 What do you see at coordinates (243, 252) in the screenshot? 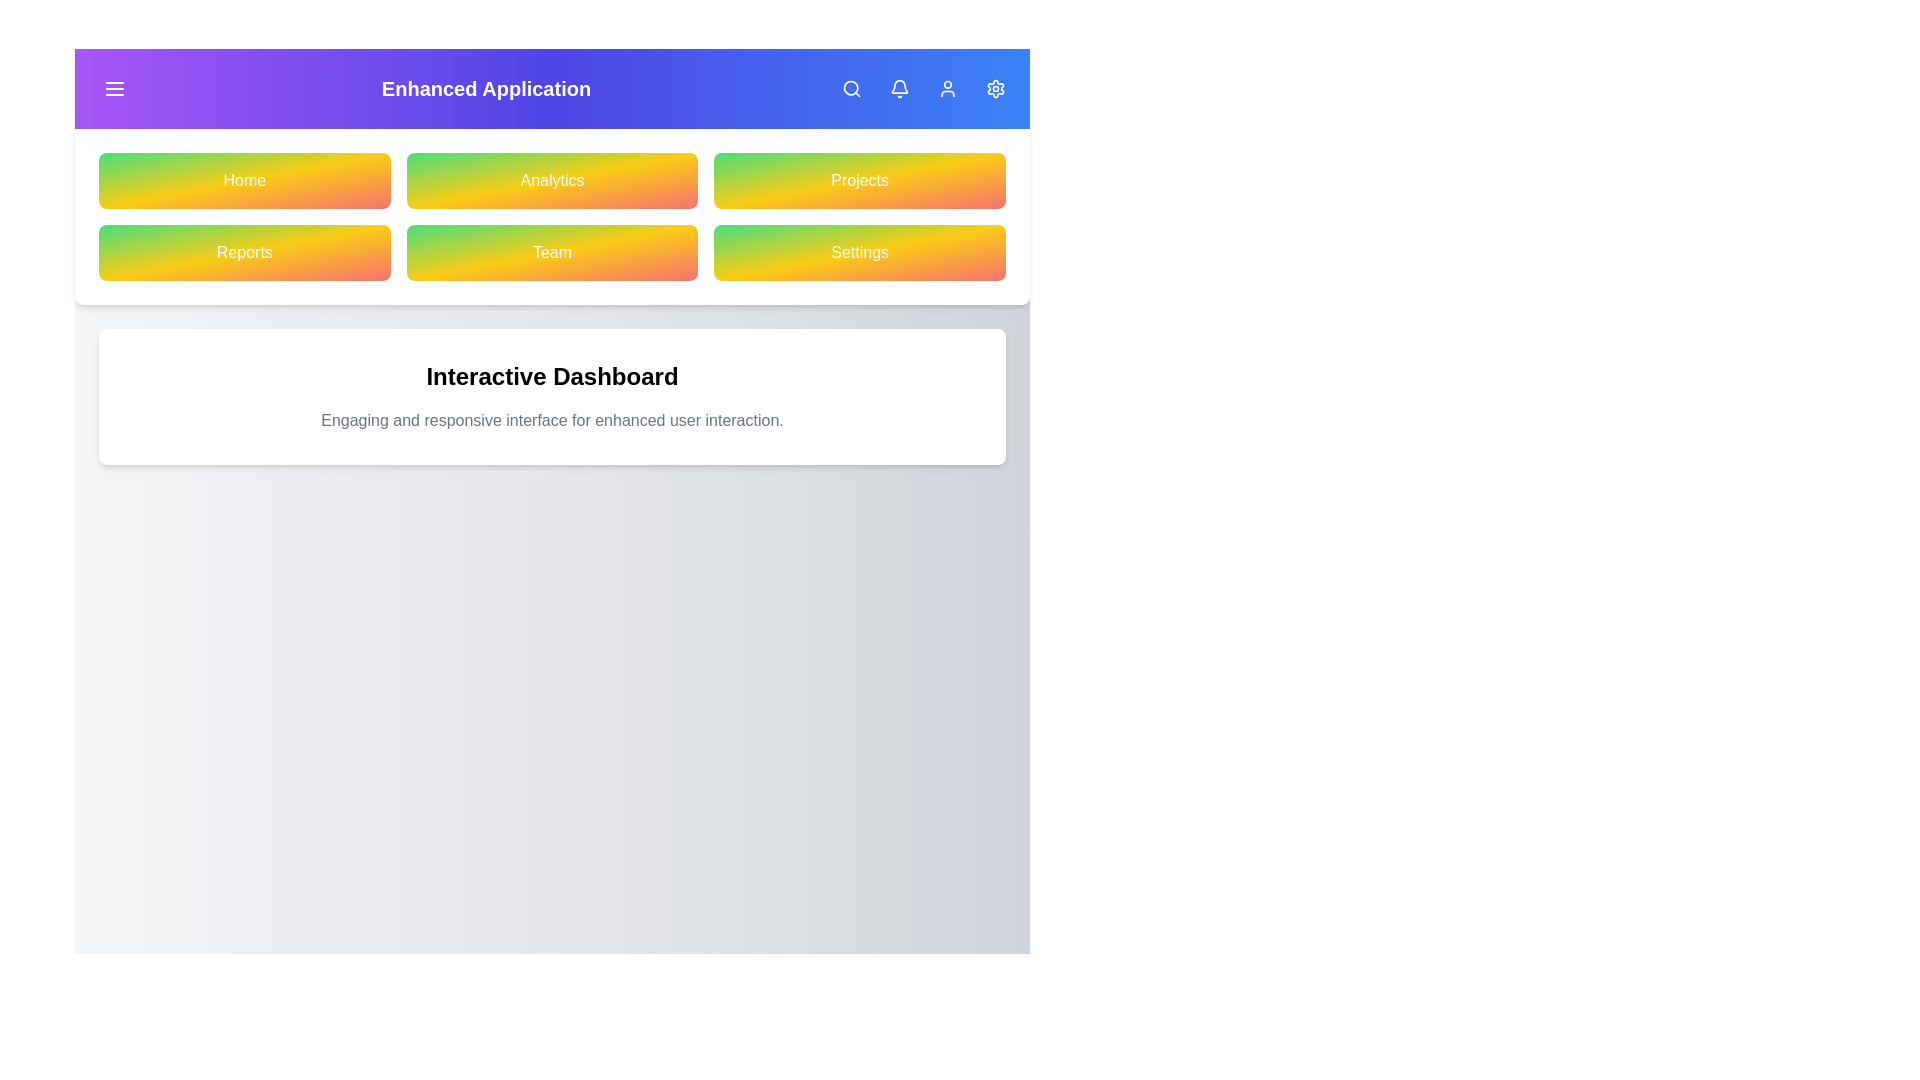
I see `the navigation button labeled Reports` at bounding box center [243, 252].